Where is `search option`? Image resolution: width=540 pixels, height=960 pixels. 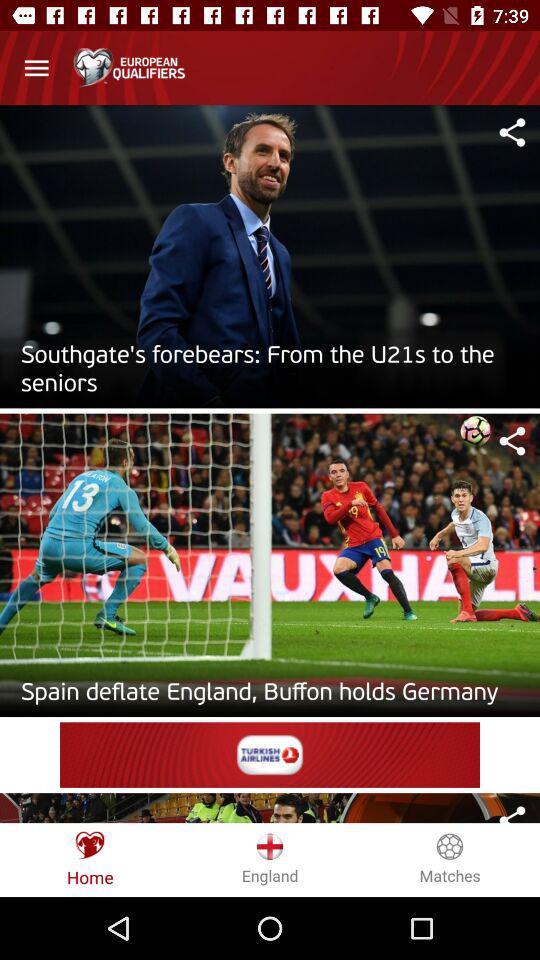 search option is located at coordinates (512, 441).